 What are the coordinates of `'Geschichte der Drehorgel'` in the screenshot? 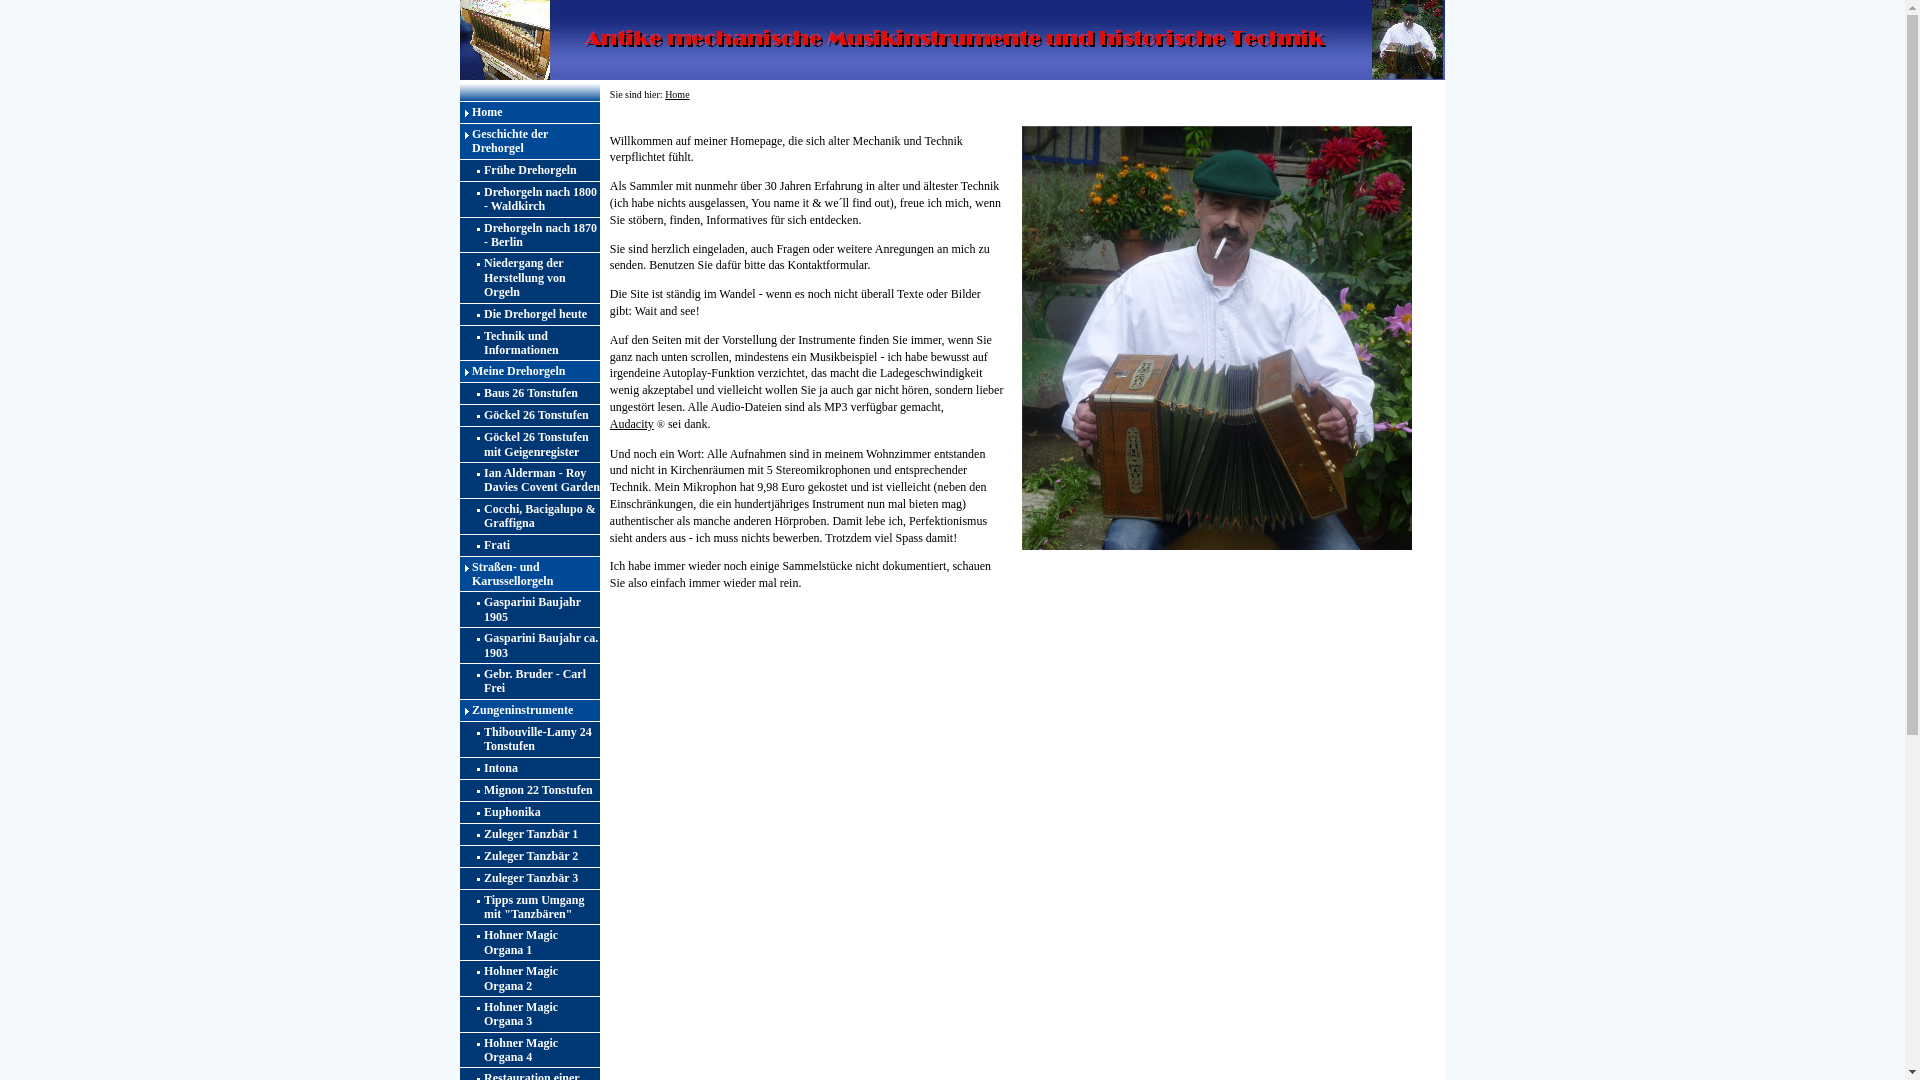 It's located at (529, 140).